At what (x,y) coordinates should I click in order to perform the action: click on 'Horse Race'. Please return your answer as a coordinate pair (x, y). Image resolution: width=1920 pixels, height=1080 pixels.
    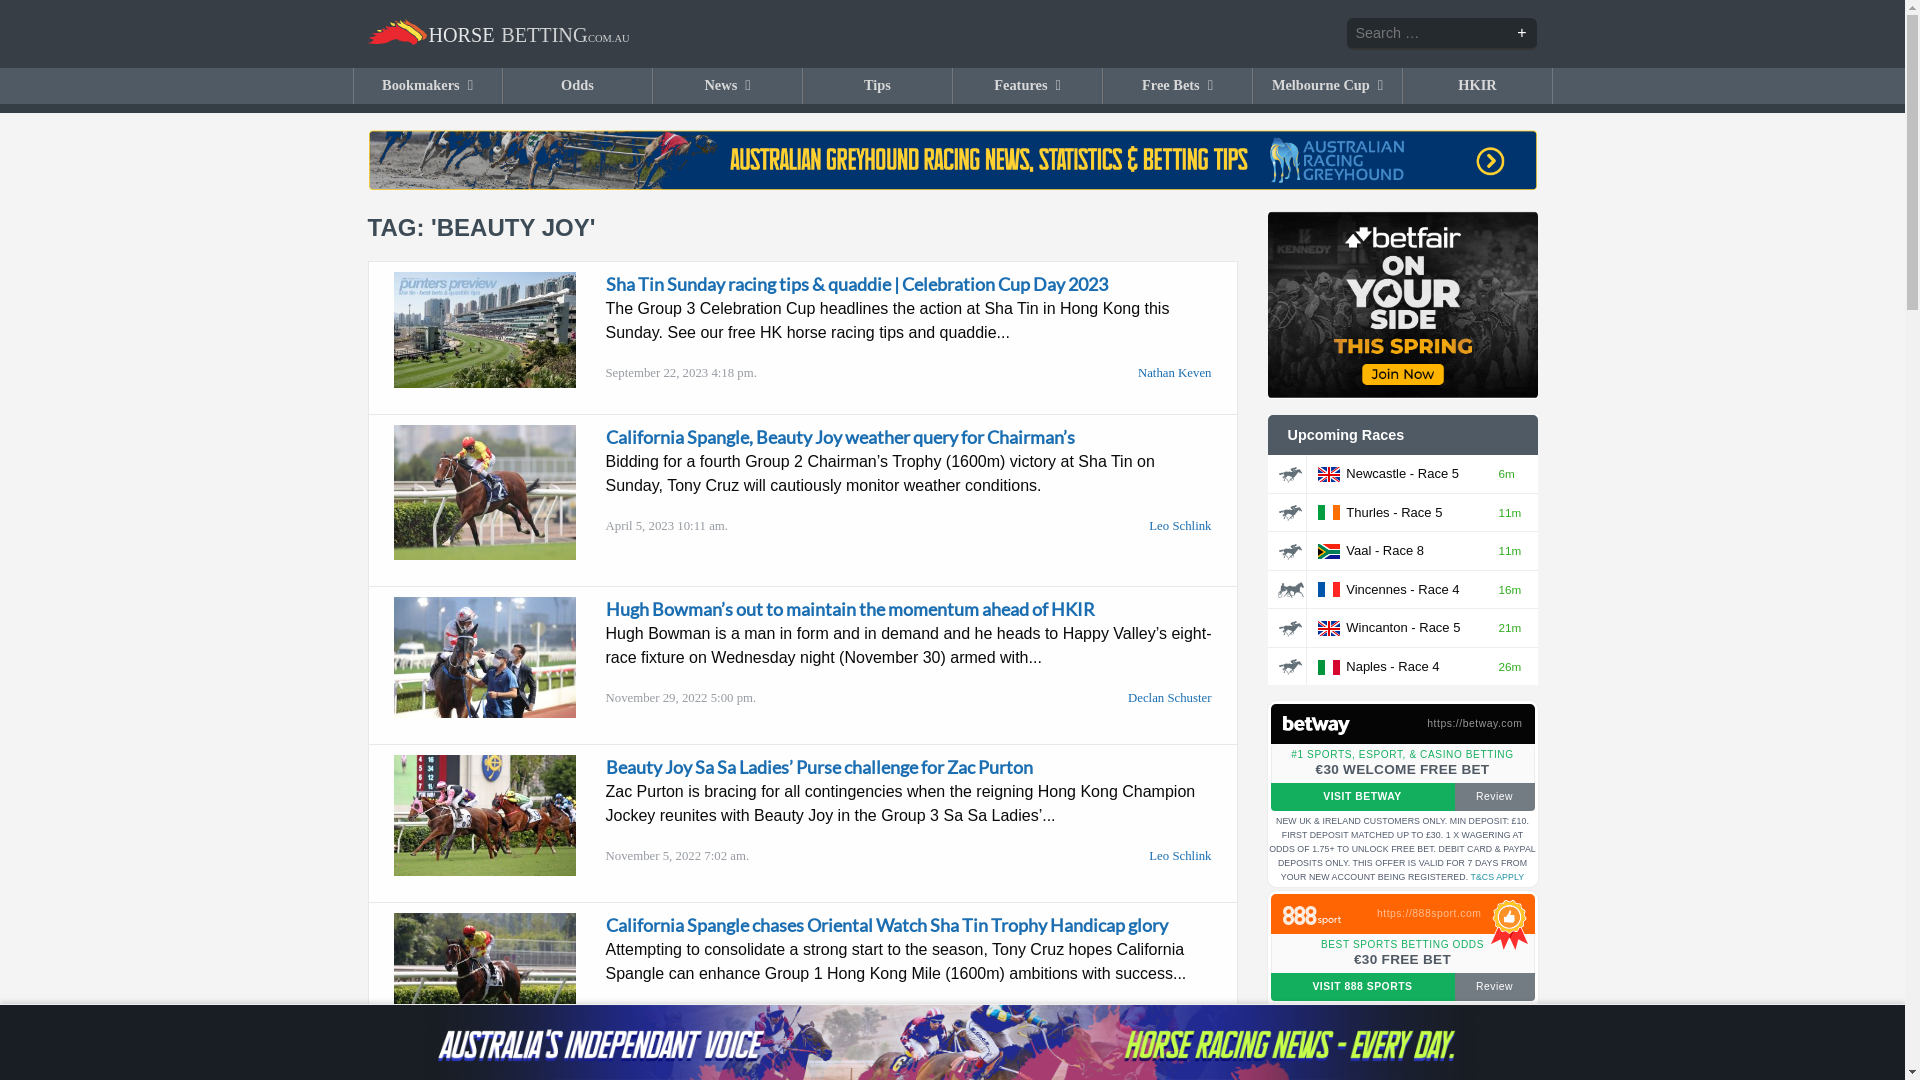
    Looking at the image, I should click on (1290, 512).